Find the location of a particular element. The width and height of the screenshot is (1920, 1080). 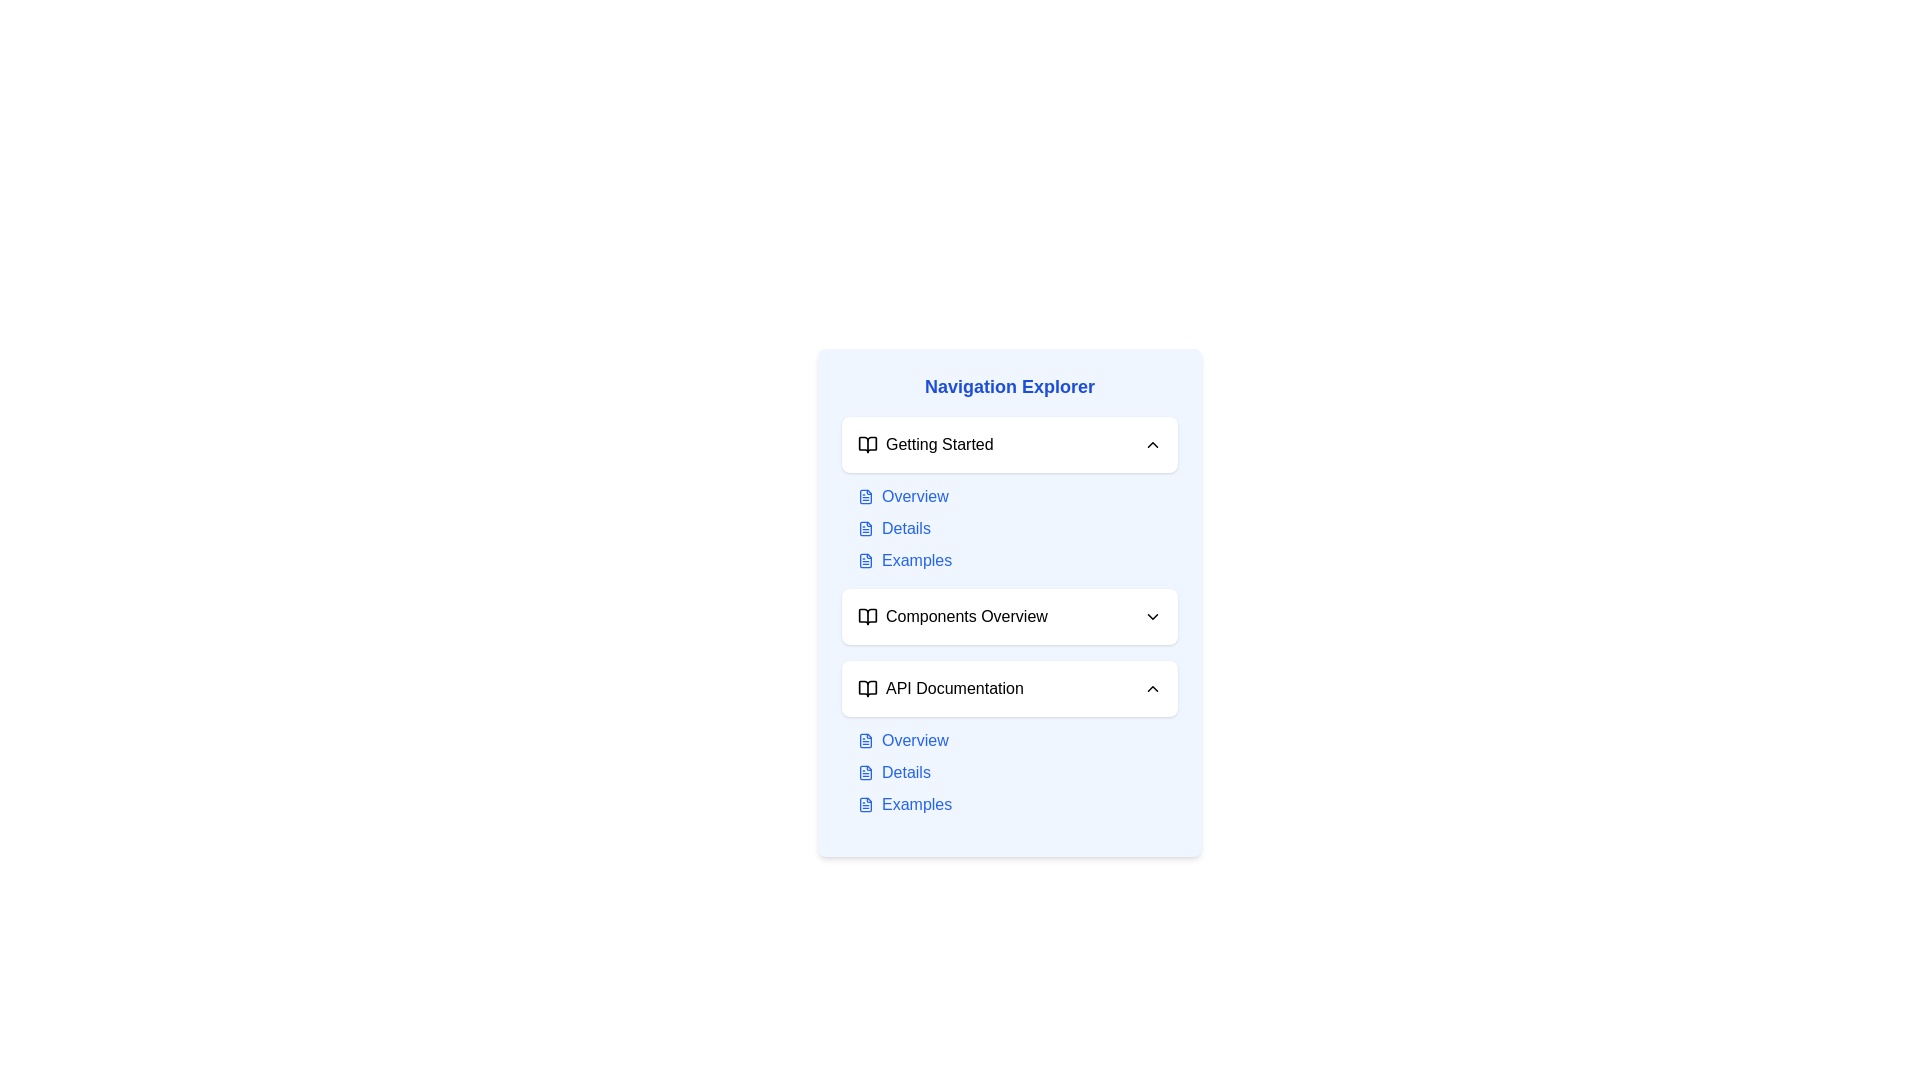

the document icon with a blue outline representing text, located to the left of the 'Overview' text in the 'Getting Started' section of the navigation menu is located at coordinates (865, 496).